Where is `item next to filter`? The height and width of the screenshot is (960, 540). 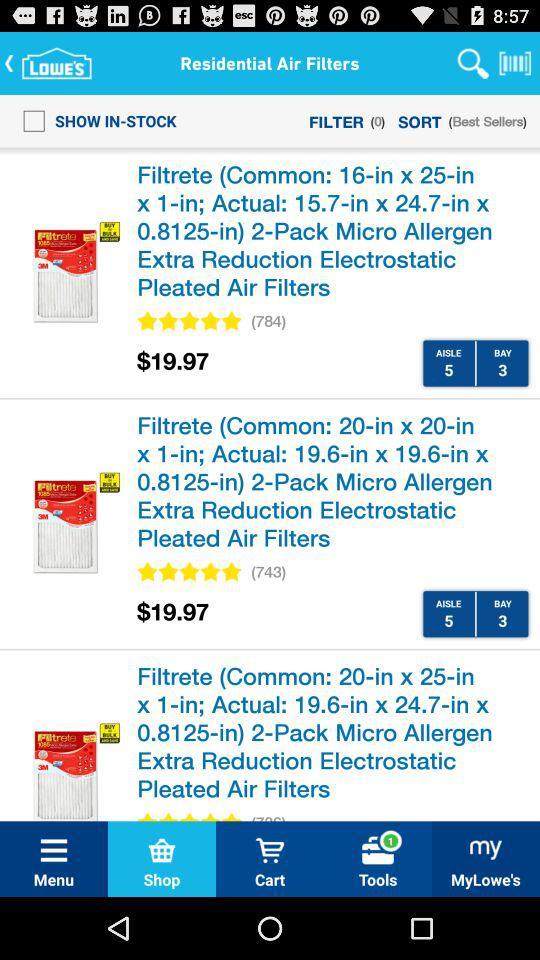 item next to filter is located at coordinates (93, 120).